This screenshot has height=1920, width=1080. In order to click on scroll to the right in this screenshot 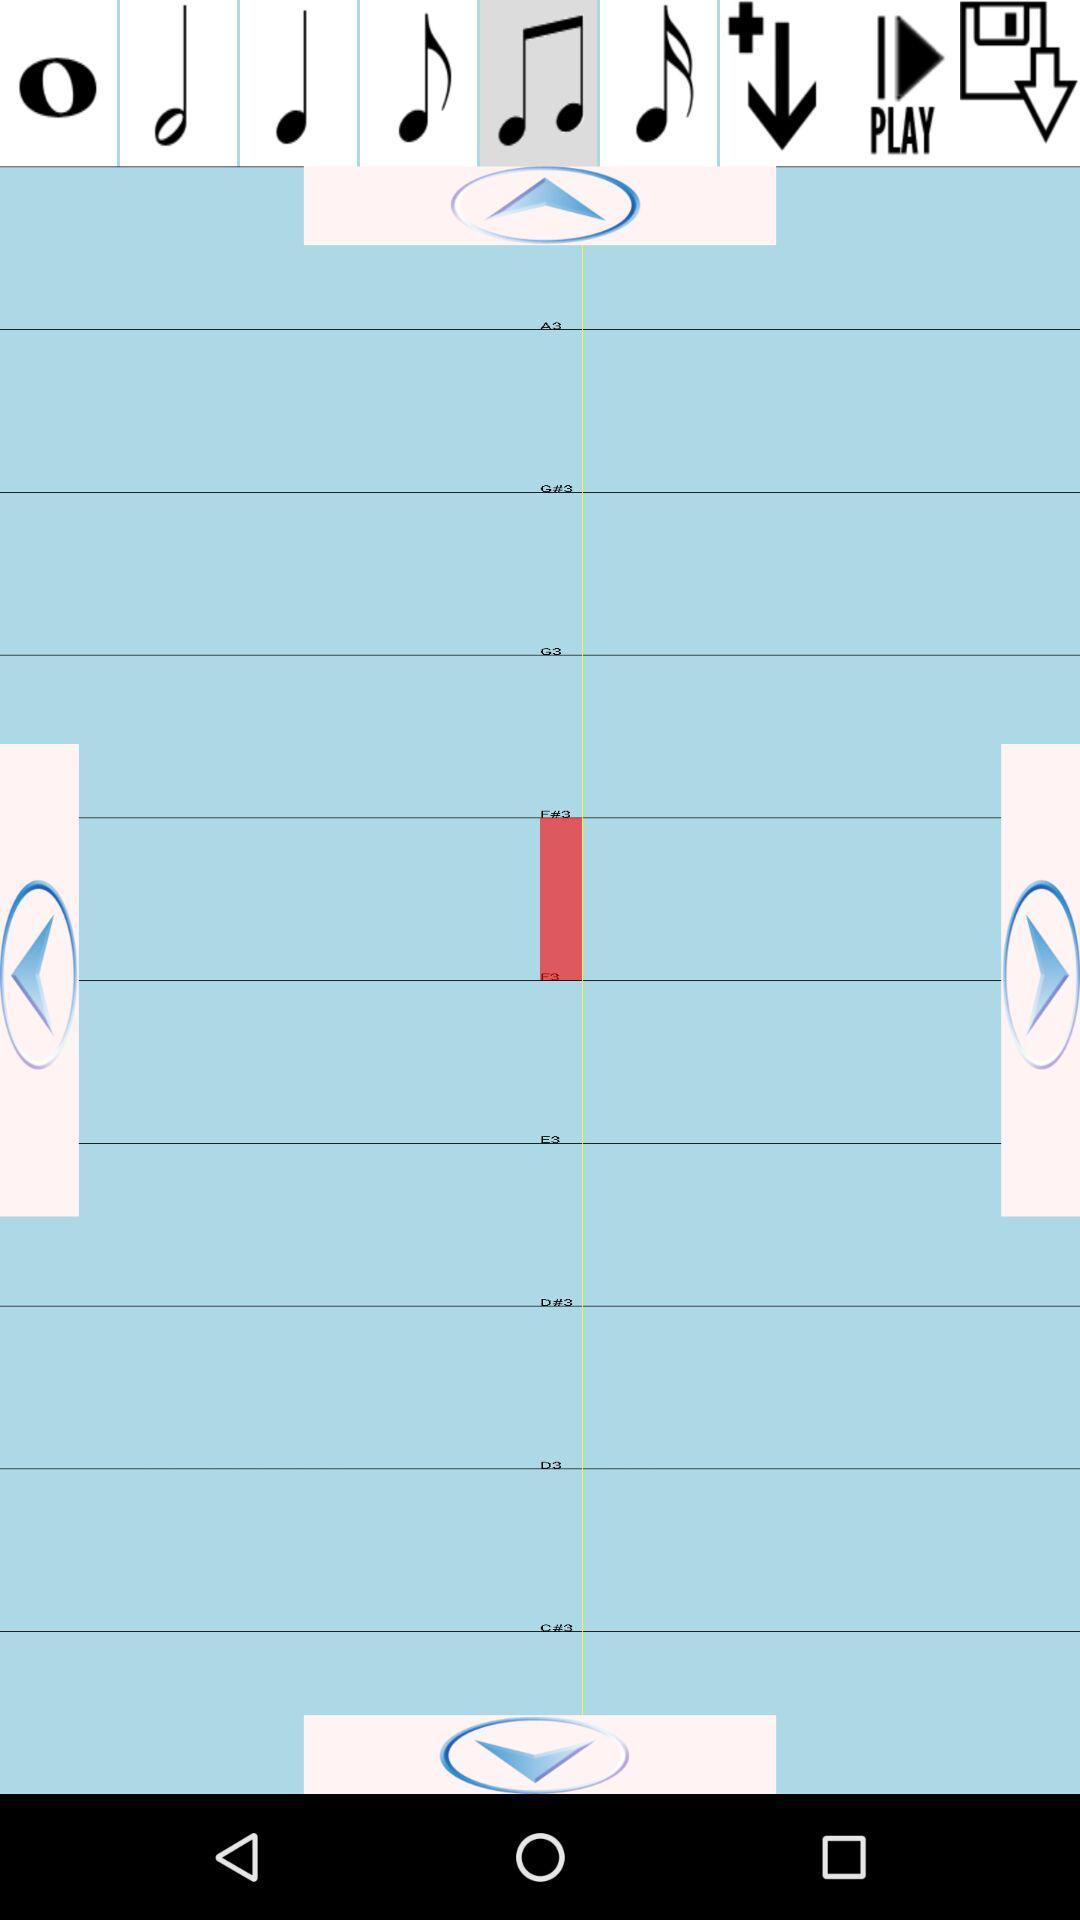, I will do `click(1039, 980)`.